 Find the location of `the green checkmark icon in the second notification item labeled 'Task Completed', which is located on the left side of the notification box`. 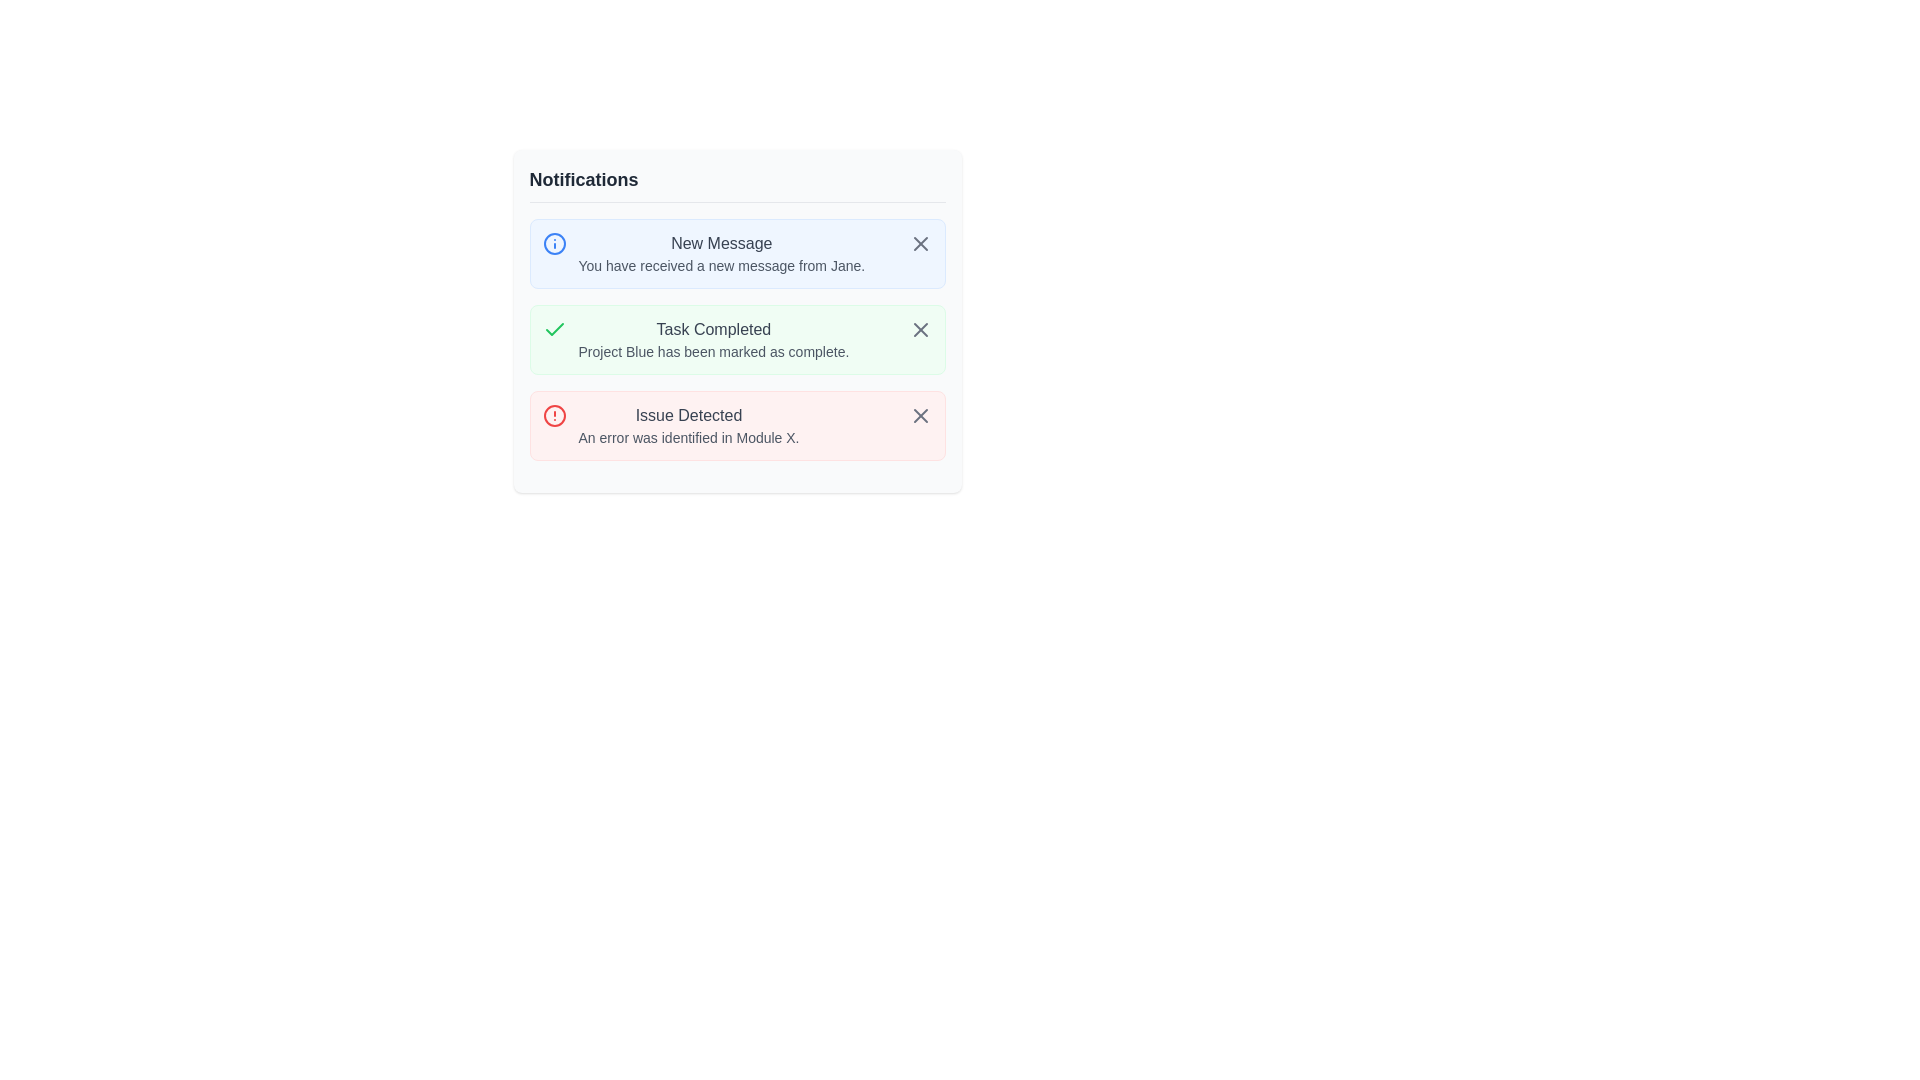

the green checkmark icon in the second notification item labeled 'Task Completed', which is located on the left side of the notification box is located at coordinates (554, 329).